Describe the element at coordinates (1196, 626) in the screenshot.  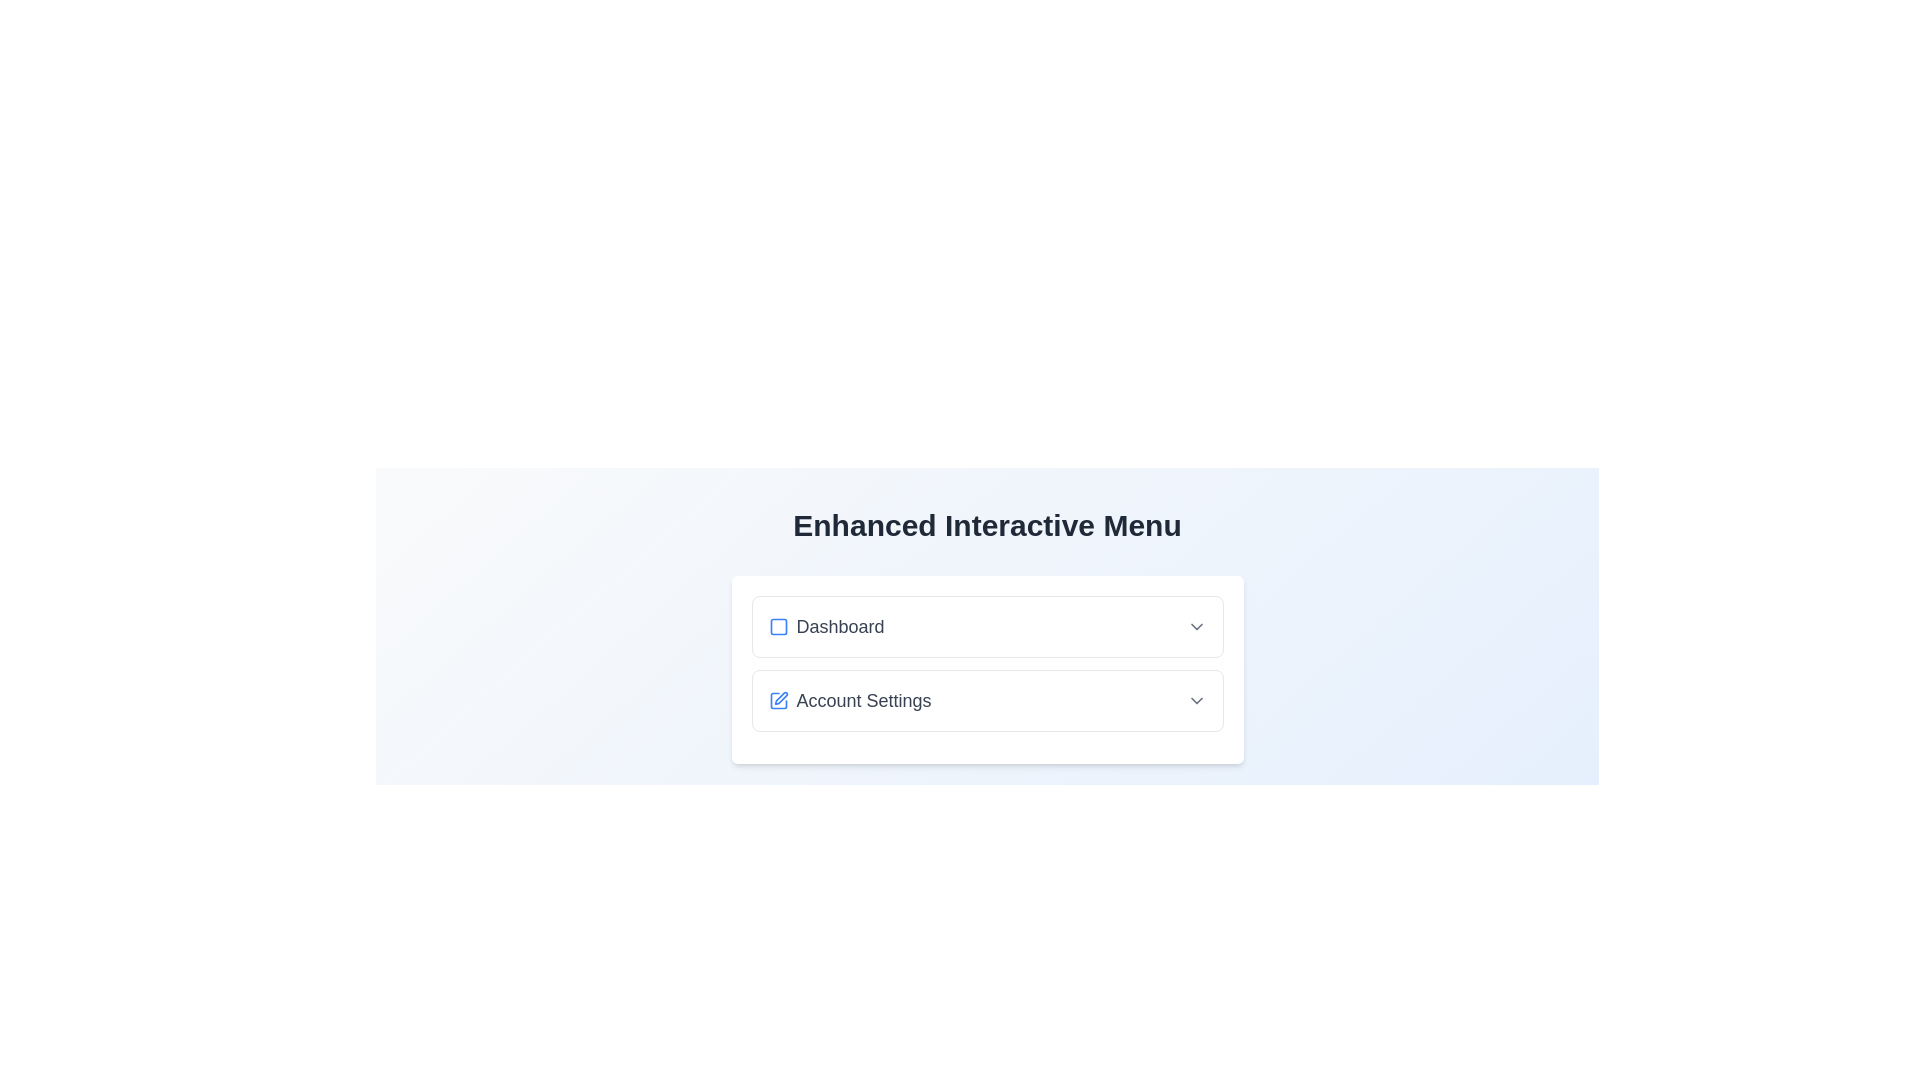
I see `the chevron icon located to the right of the 'Dashboard' text` at that location.